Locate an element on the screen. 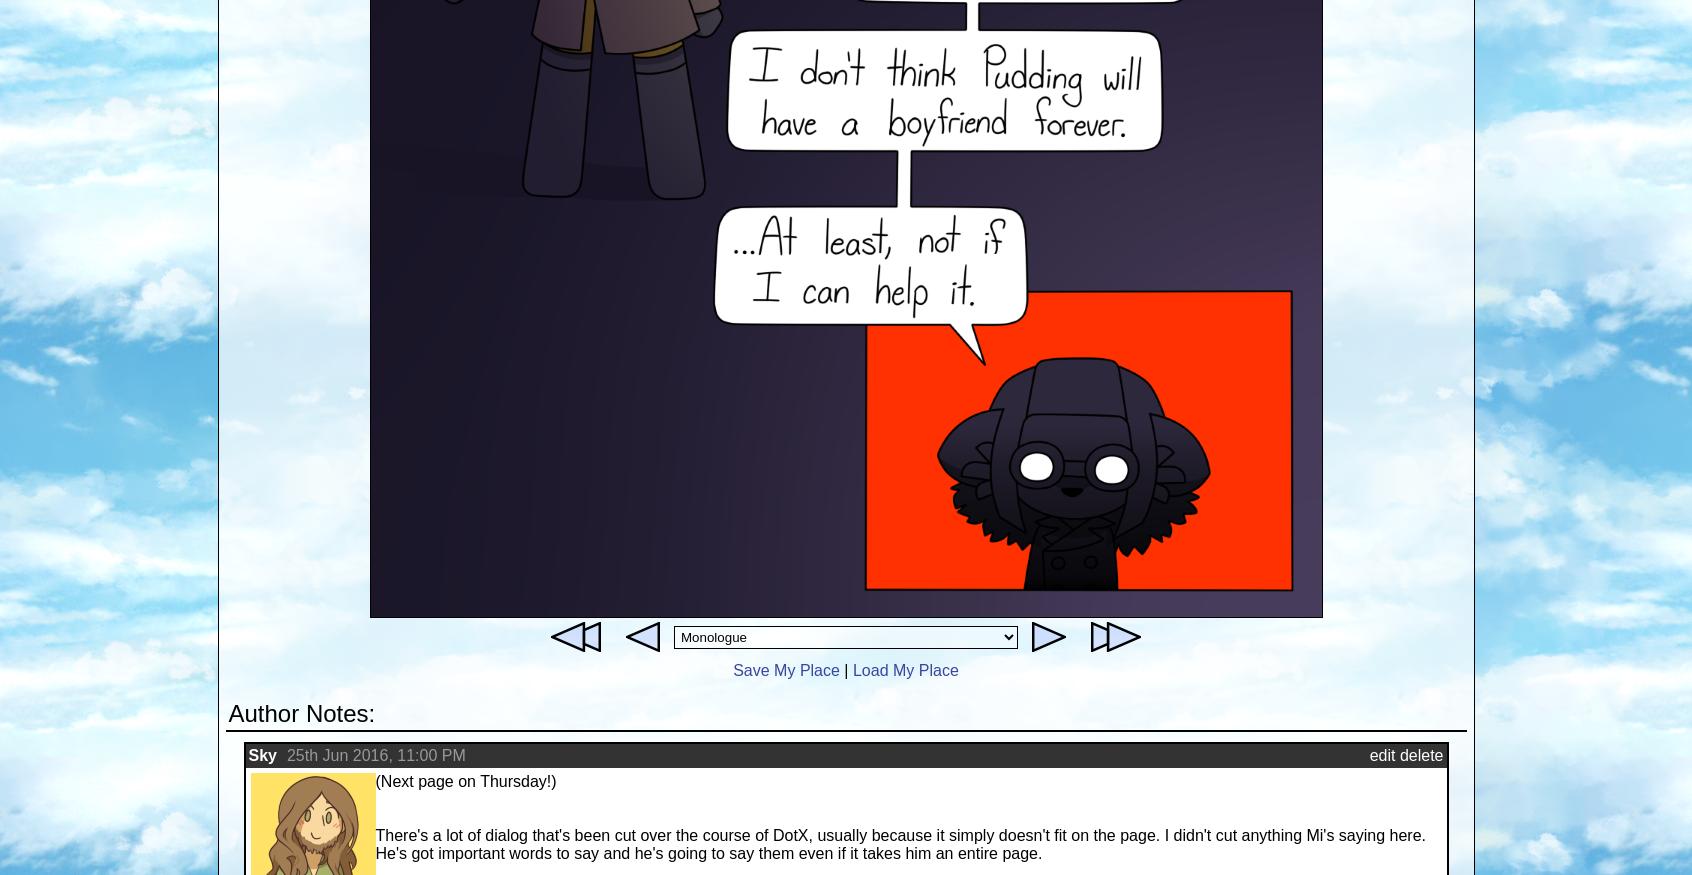 The image size is (1692, 875). 'edit' is located at coordinates (1382, 754).